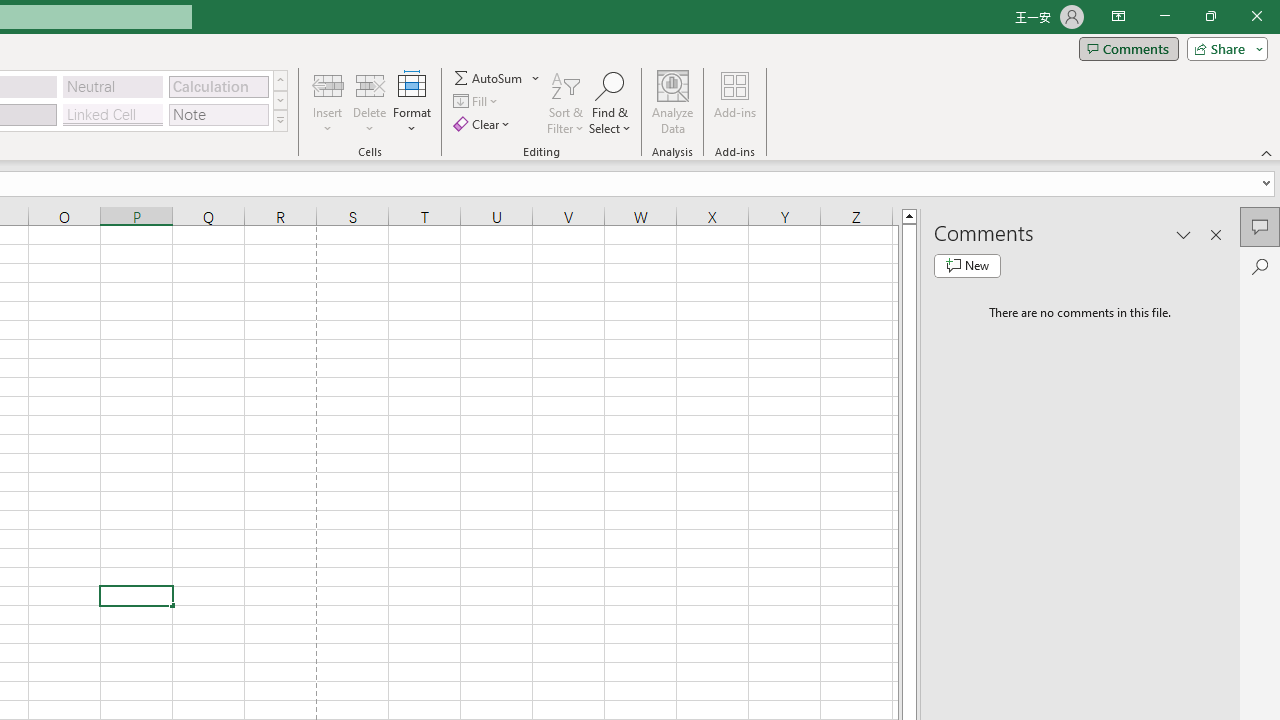 This screenshot has height=720, width=1280. What do you see at coordinates (279, 120) in the screenshot?
I see `'Cell Styles'` at bounding box center [279, 120].